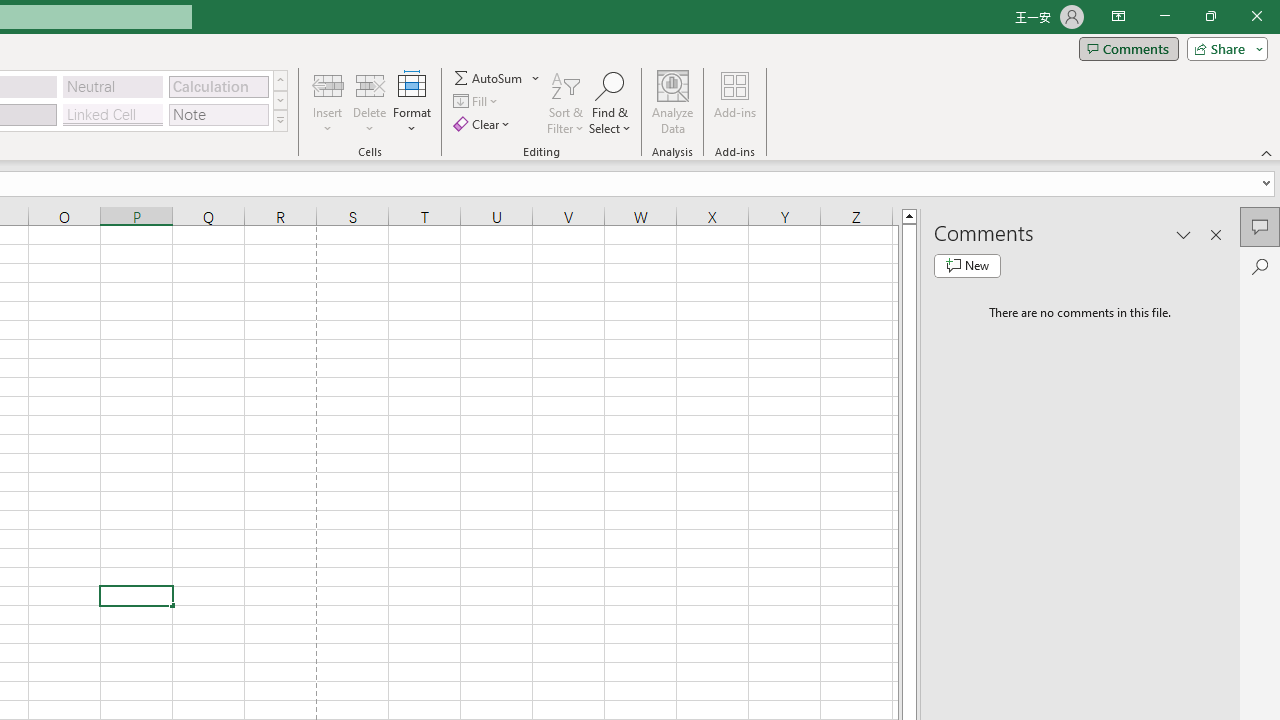 This screenshot has height=720, width=1280. What do you see at coordinates (279, 120) in the screenshot?
I see `'Cell Styles'` at bounding box center [279, 120].